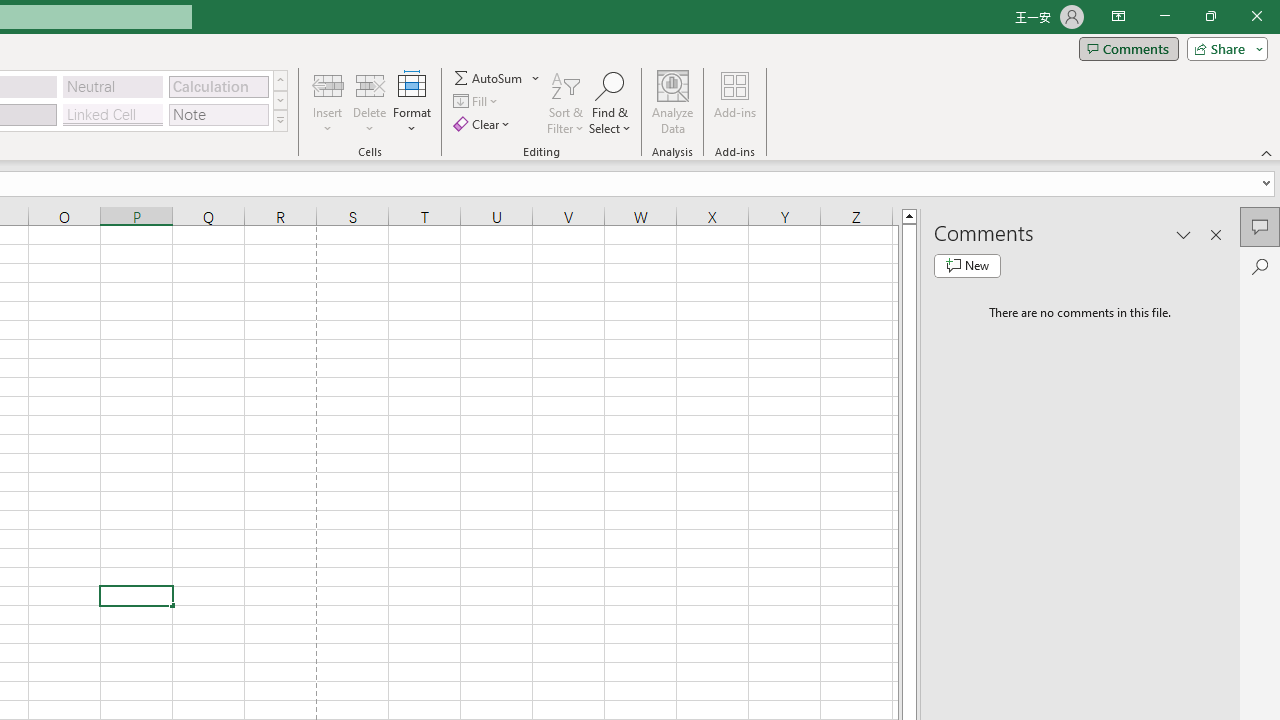 This screenshot has height=720, width=1280. What do you see at coordinates (279, 120) in the screenshot?
I see `'Cell Styles'` at bounding box center [279, 120].